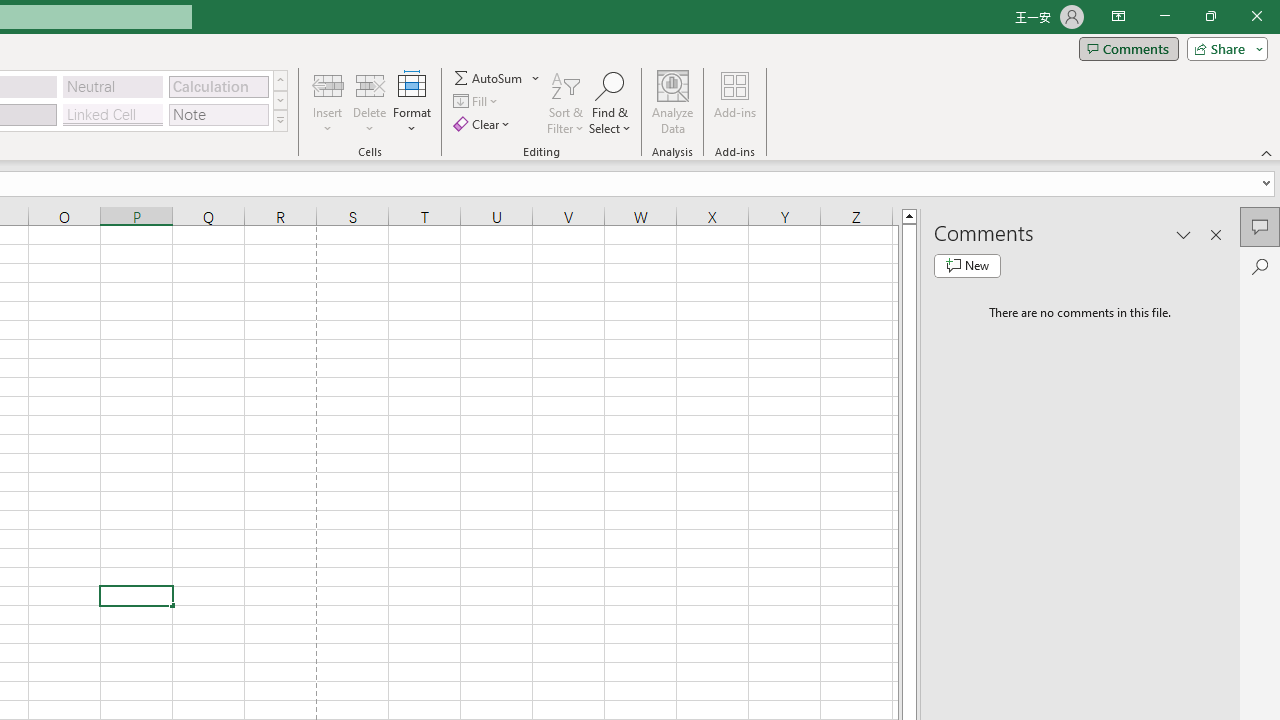 This screenshot has height=720, width=1280. What do you see at coordinates (279, 120) in the screenshot?
I see `'Cell Styles'` at bounding box center [279, 120].